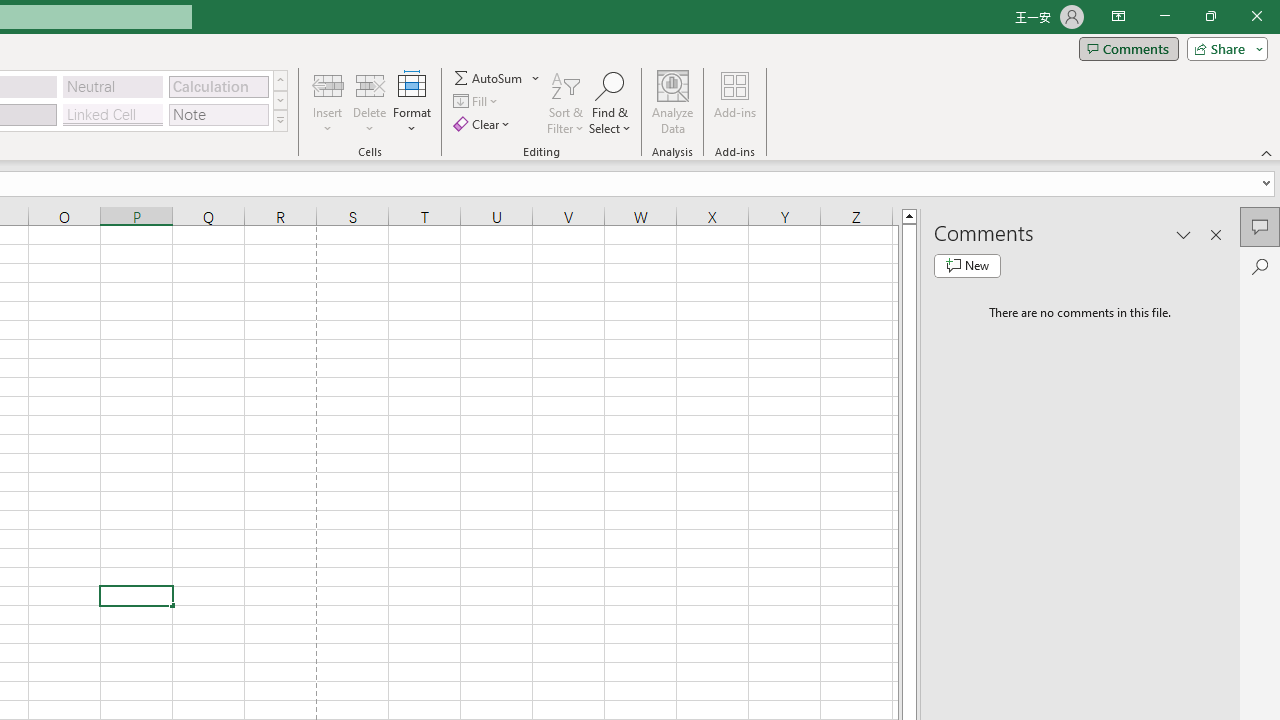 This screenshot has height=720, width=1280. What do you see at coordinates (279, 120) in the screenshot?
I see `'Cell Styles'` at bounding box center [279, 120].